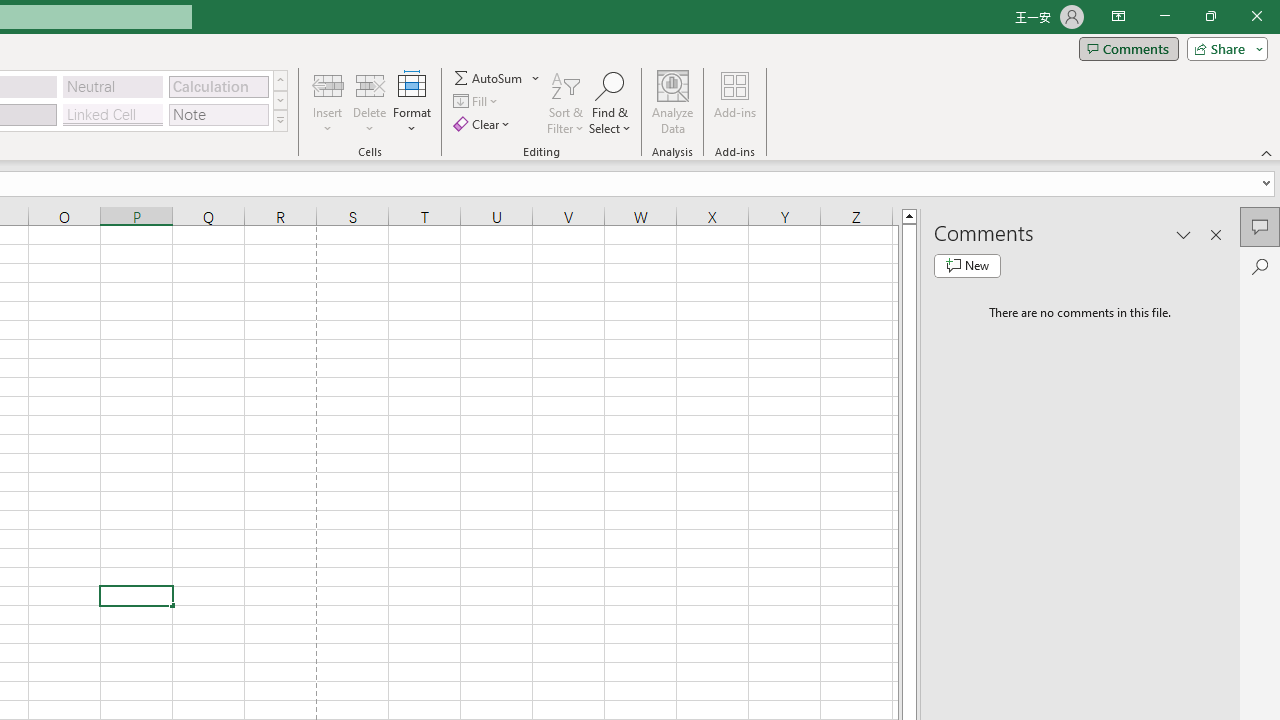 This screenshot has height=720, width=1280. What do you see at coordinates (279, 120) in the screenshot?
I see `'Cell Styles'` at bounding box center [279, 120].